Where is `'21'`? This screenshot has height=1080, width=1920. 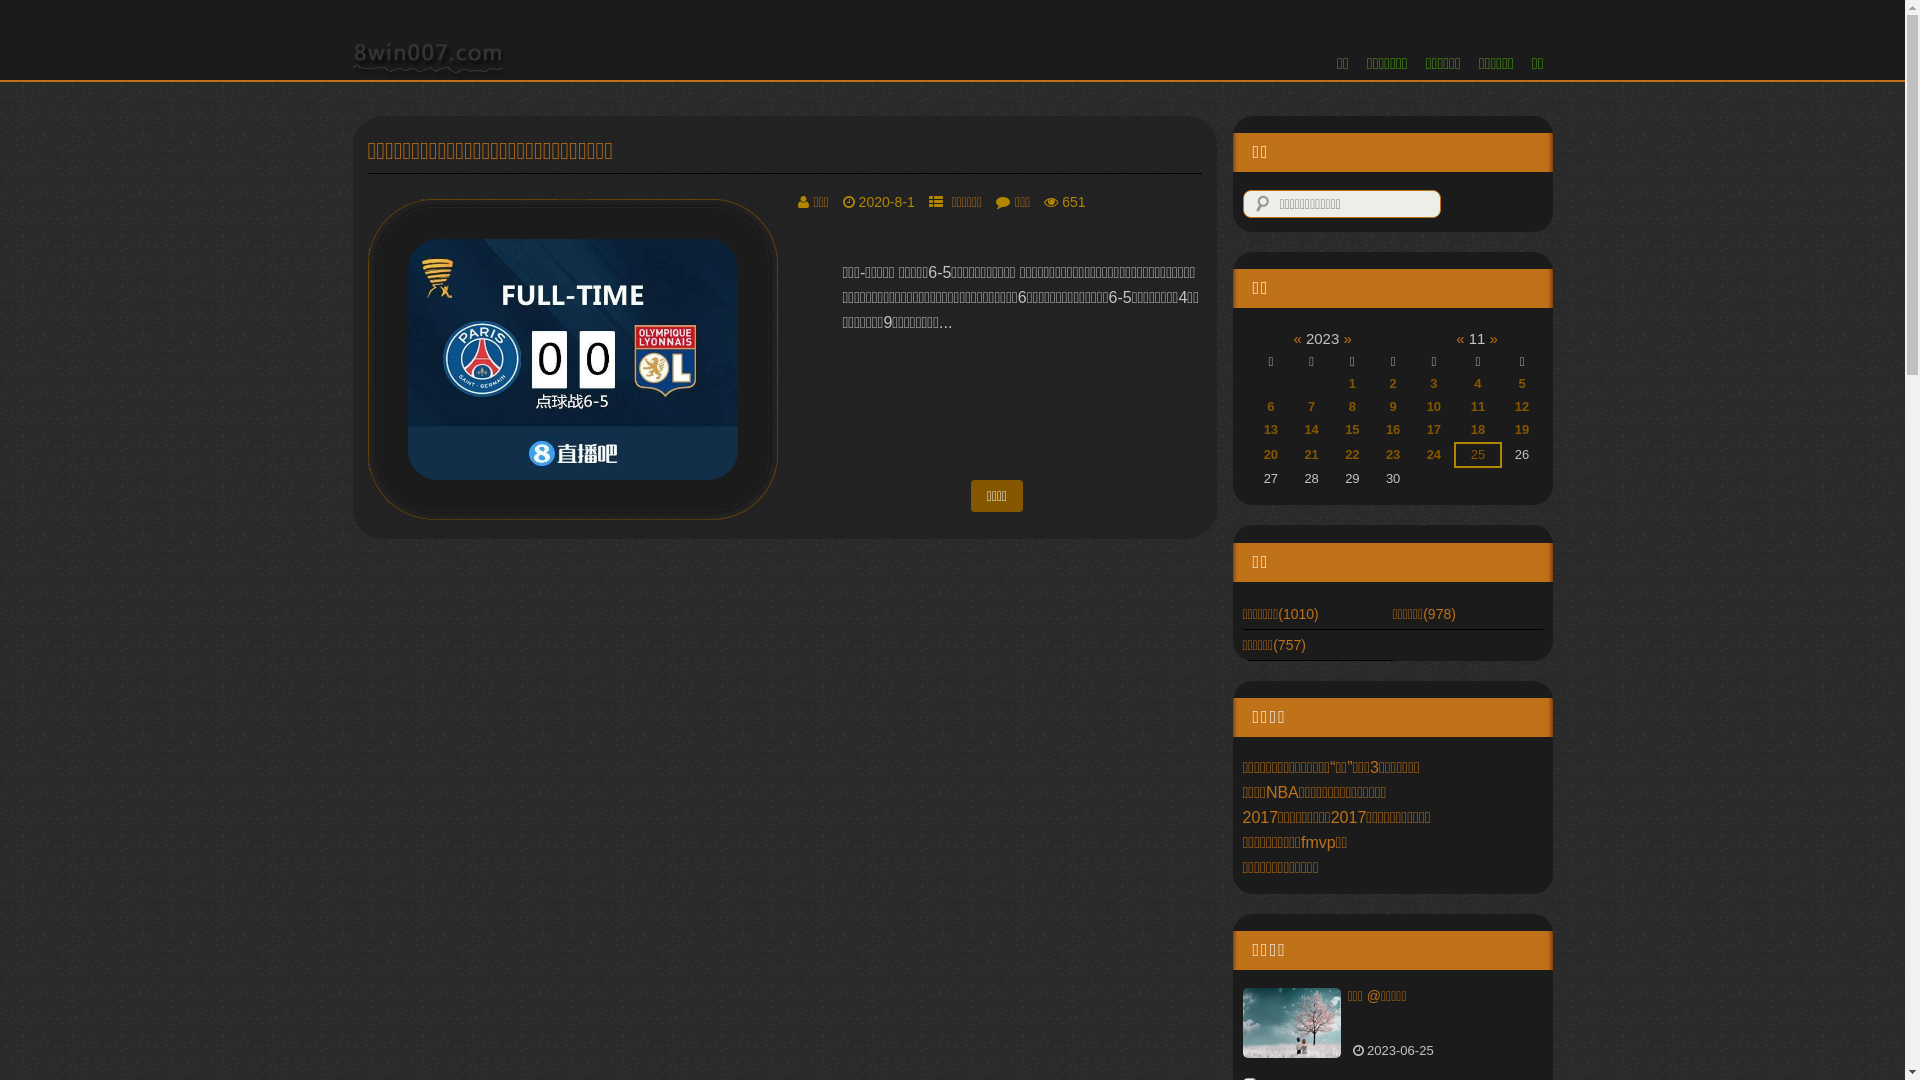
'21' is located at coordinates (1310, 454).